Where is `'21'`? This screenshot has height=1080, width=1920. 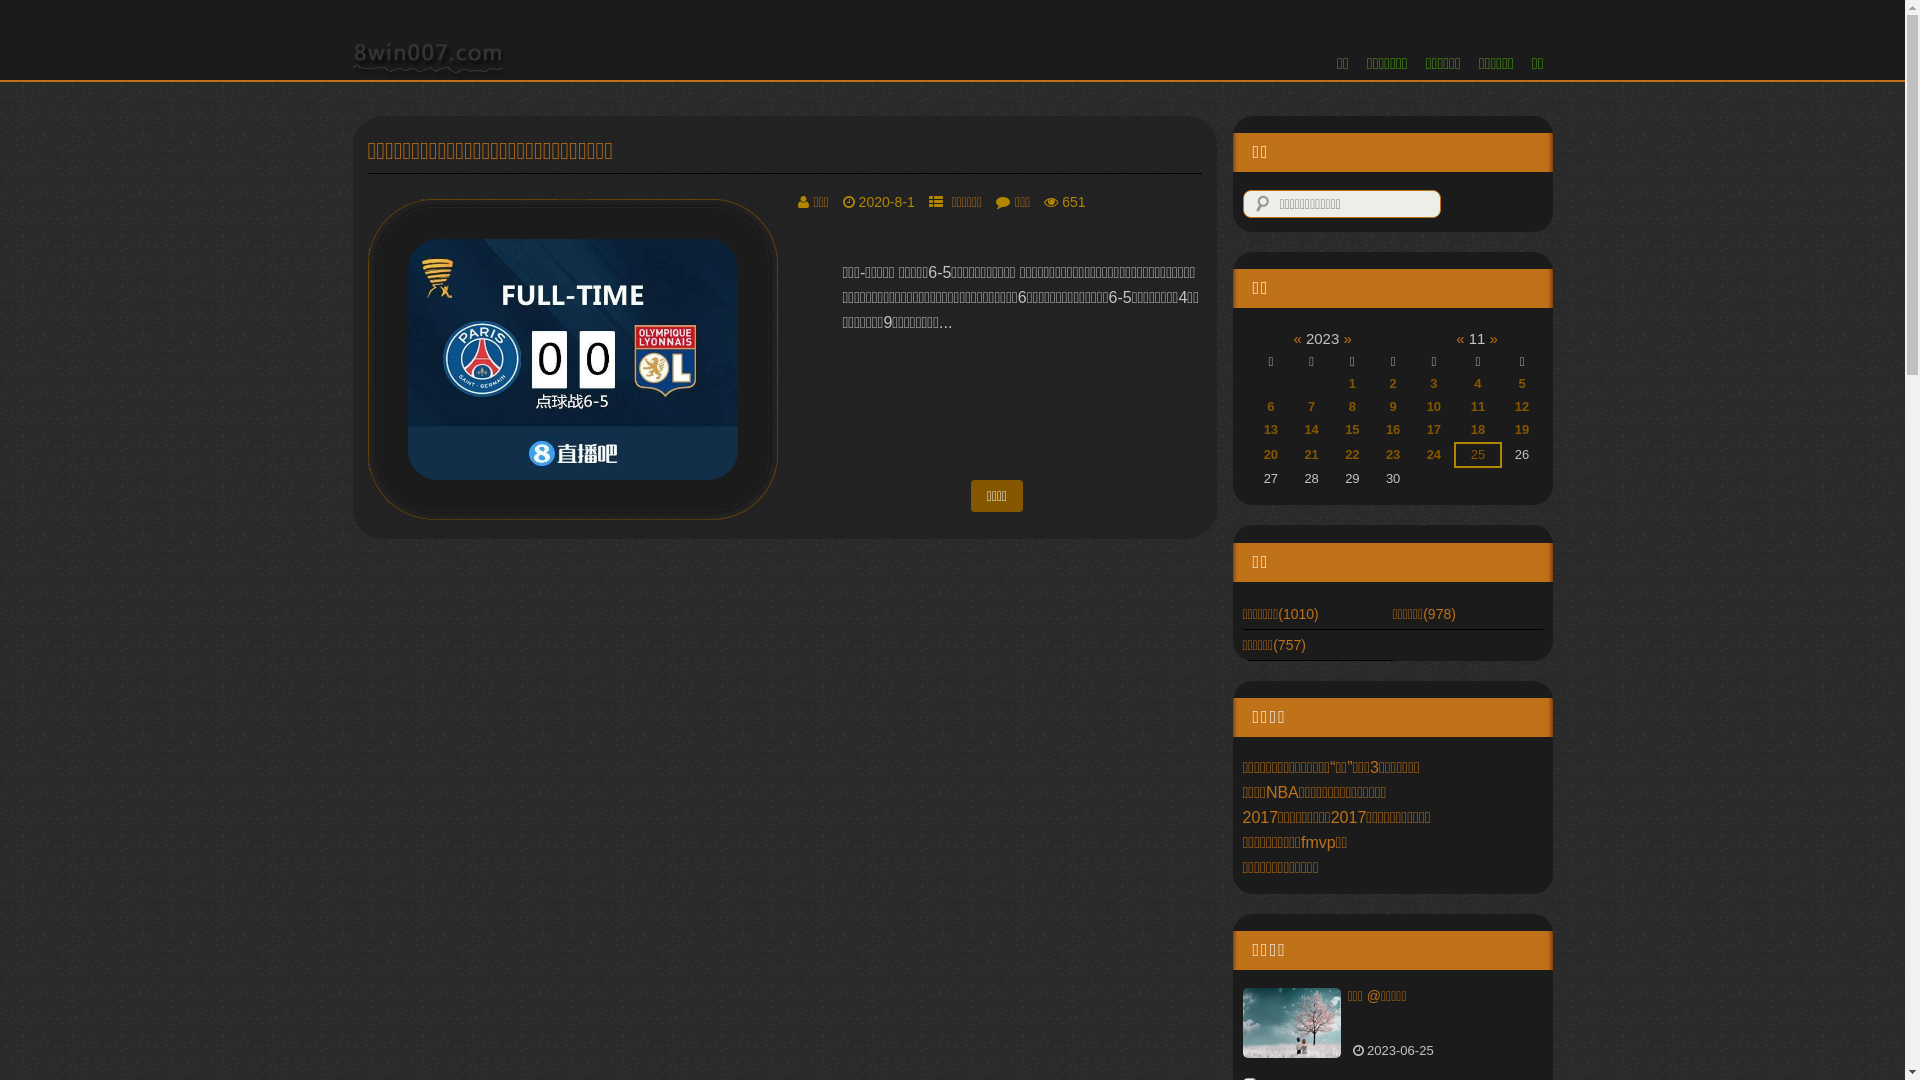
'21' is located at coordinates (1310, 454).